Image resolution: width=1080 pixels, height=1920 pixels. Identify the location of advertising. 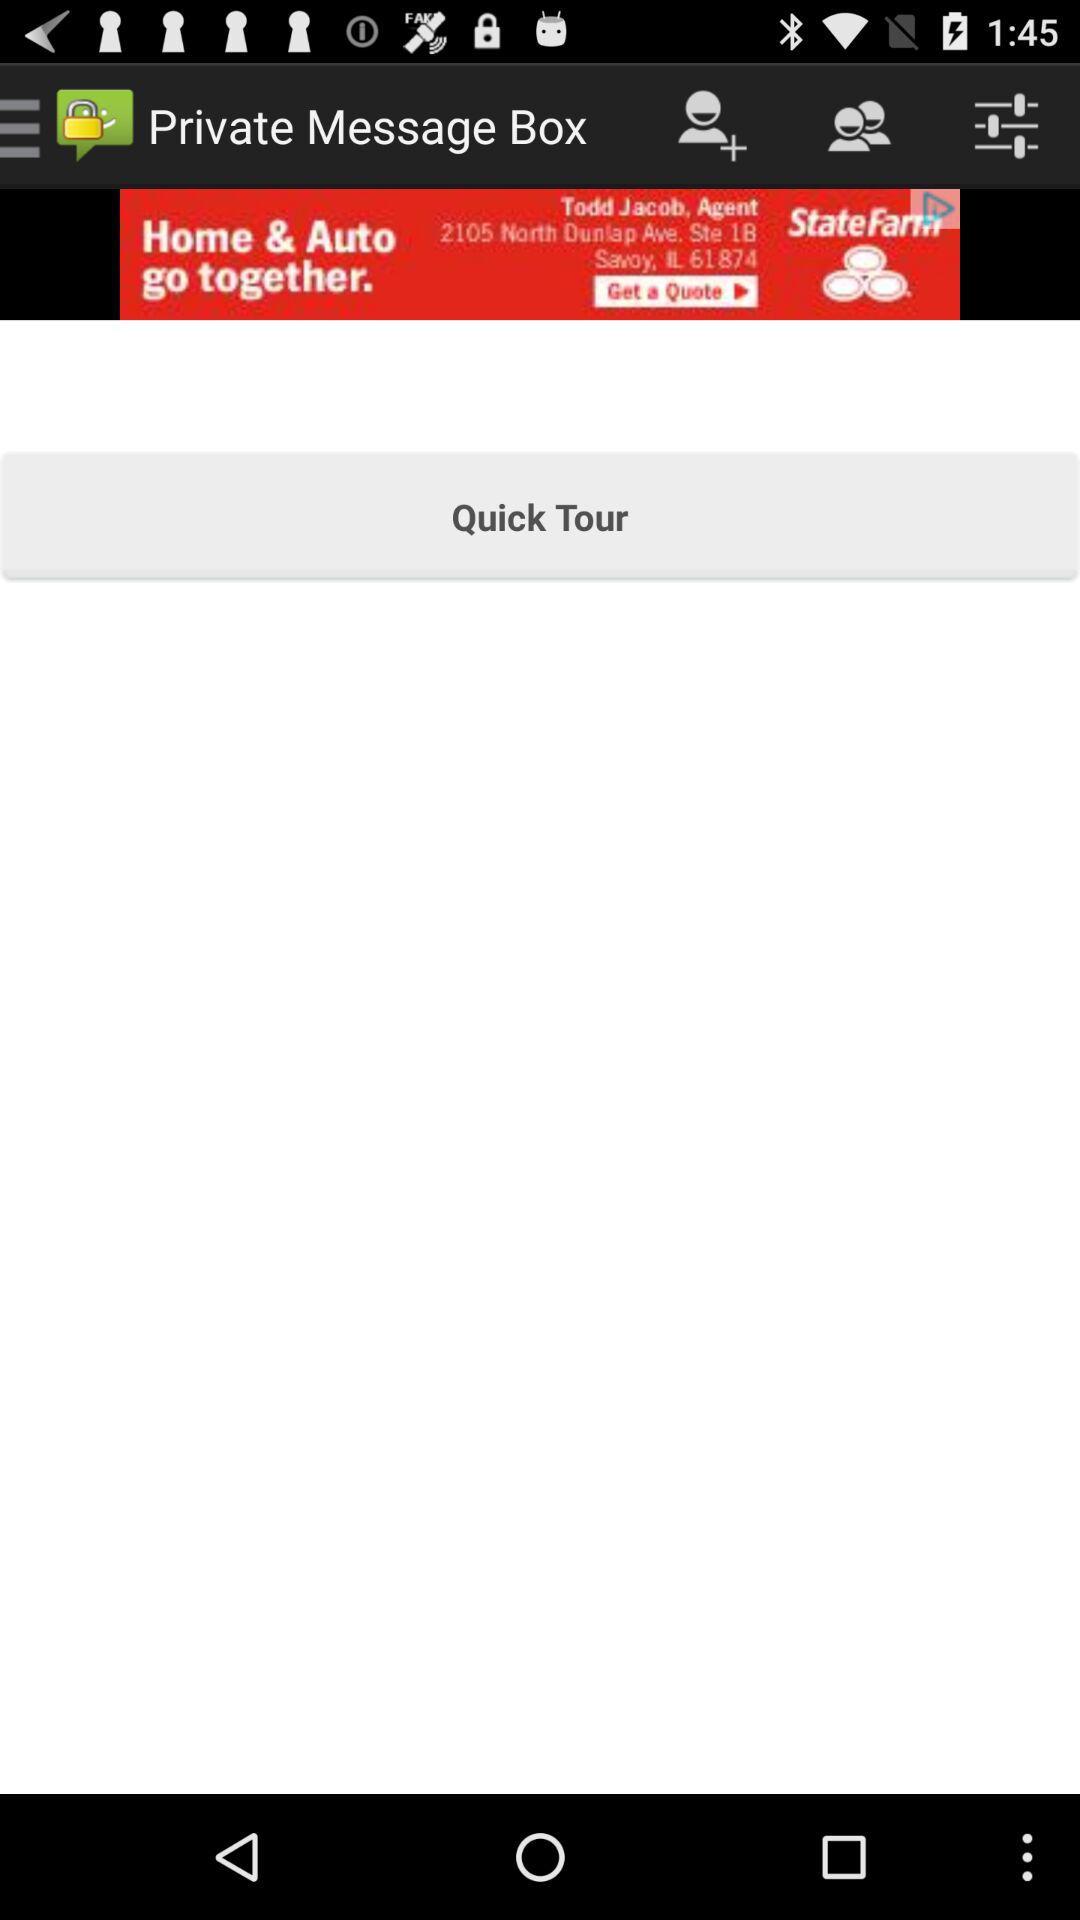
(540, 253).